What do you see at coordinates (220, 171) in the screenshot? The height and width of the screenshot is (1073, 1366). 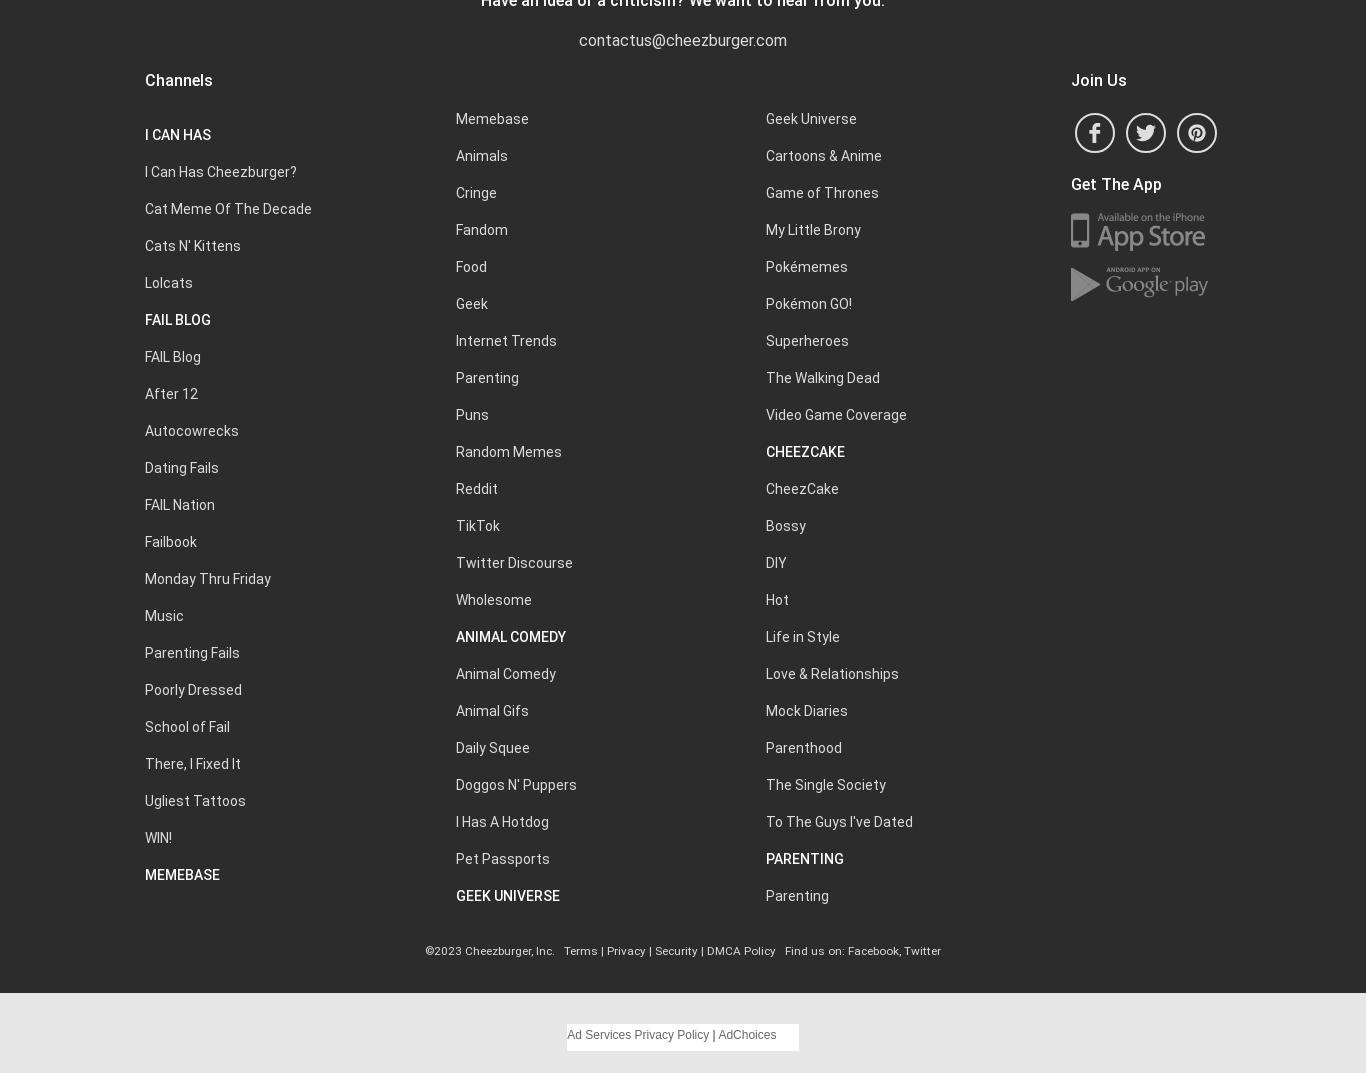 I see `'I Can Has Cheezburger?'` at bounding box center [220, 171].